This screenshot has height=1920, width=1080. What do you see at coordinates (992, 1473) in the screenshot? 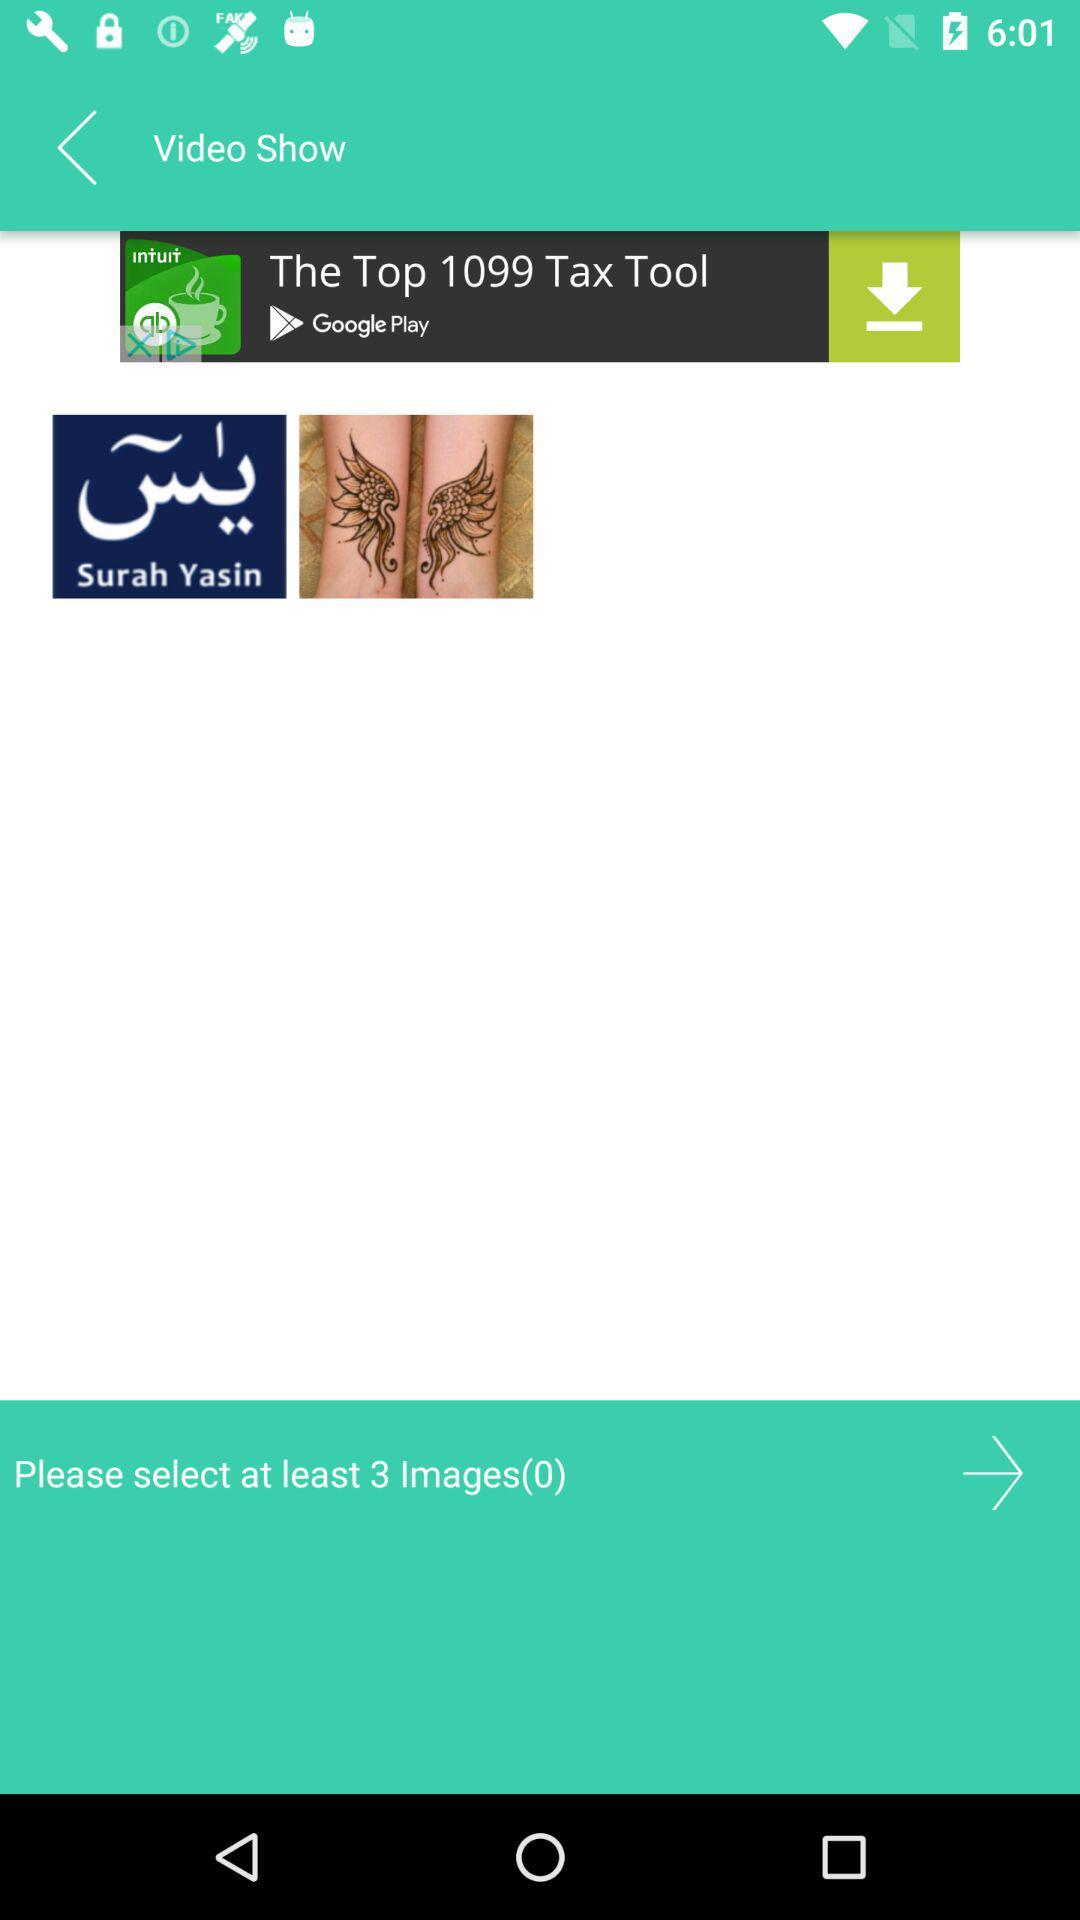
I see `the next page` at bounding box center [992, 1473].